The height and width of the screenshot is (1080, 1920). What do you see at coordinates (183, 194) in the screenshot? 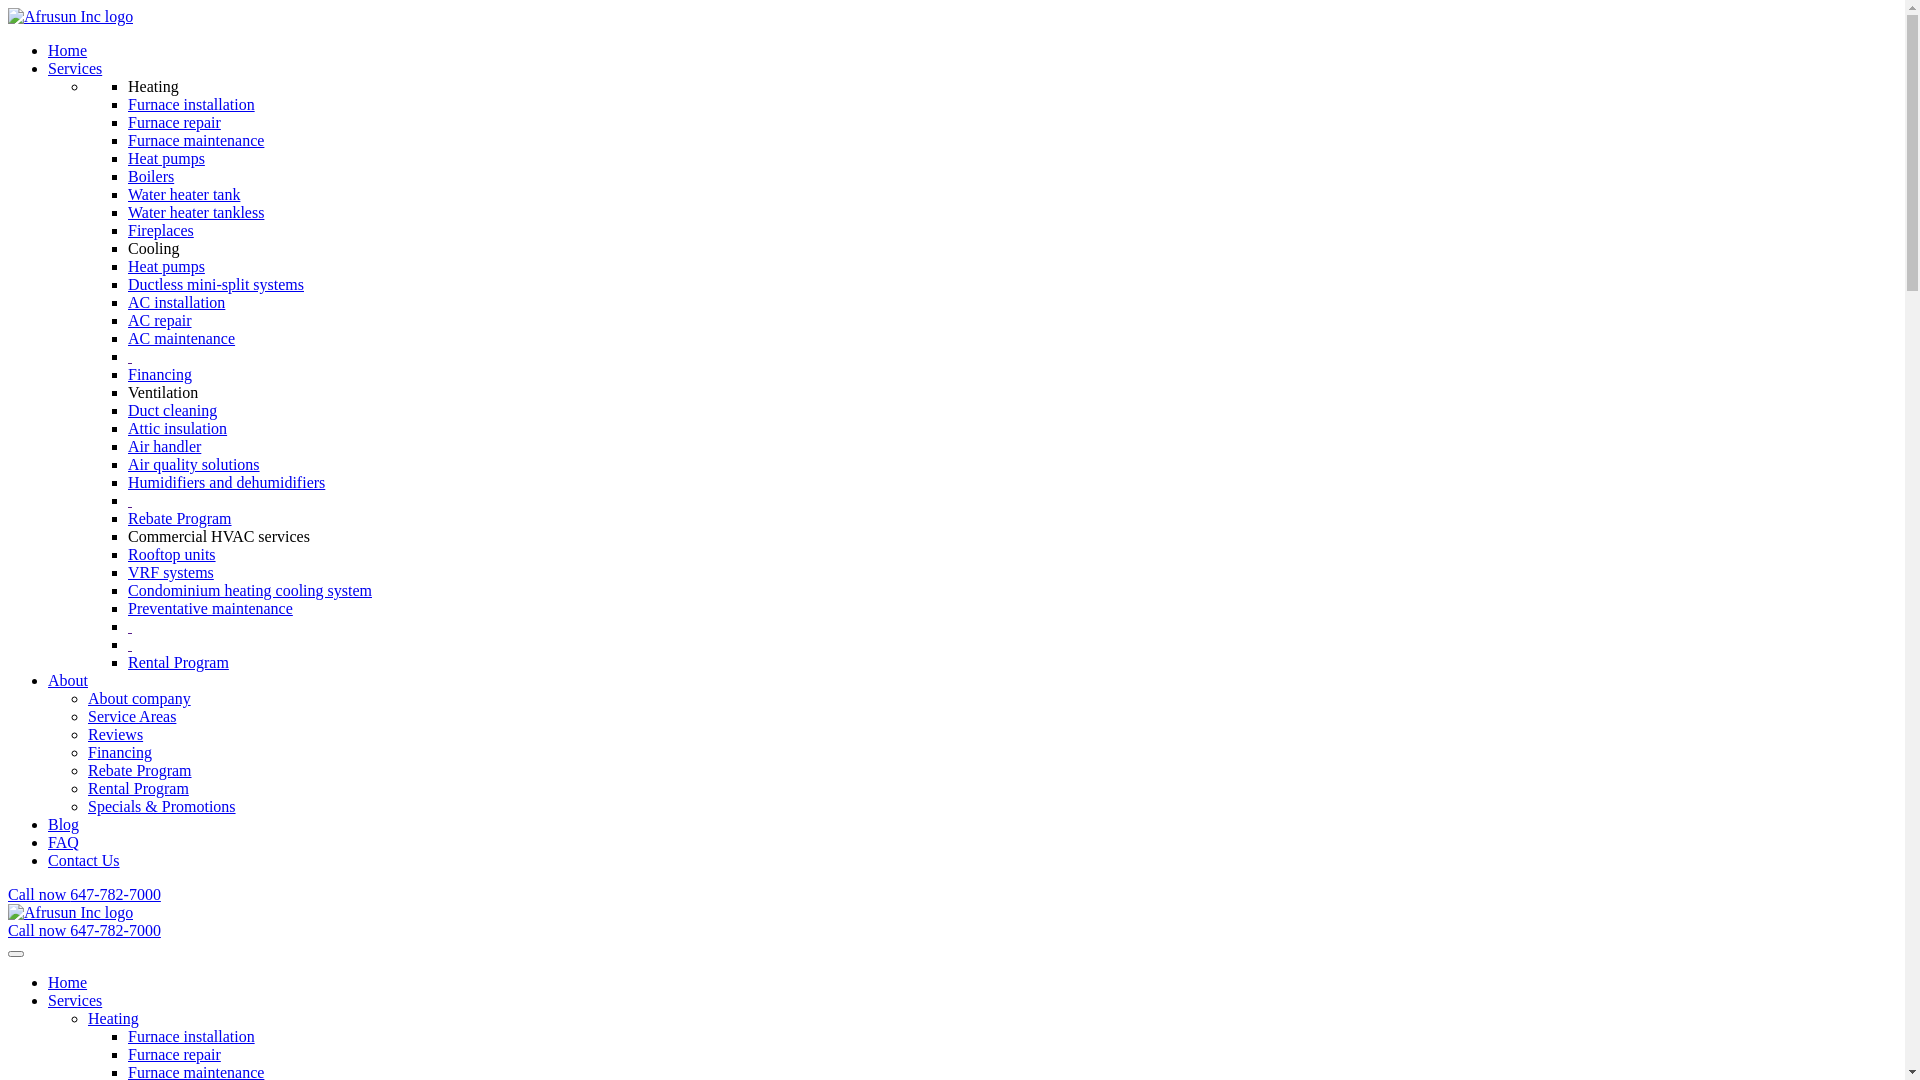
I see `'Water heater tank'` at bounding box center [183, 194].